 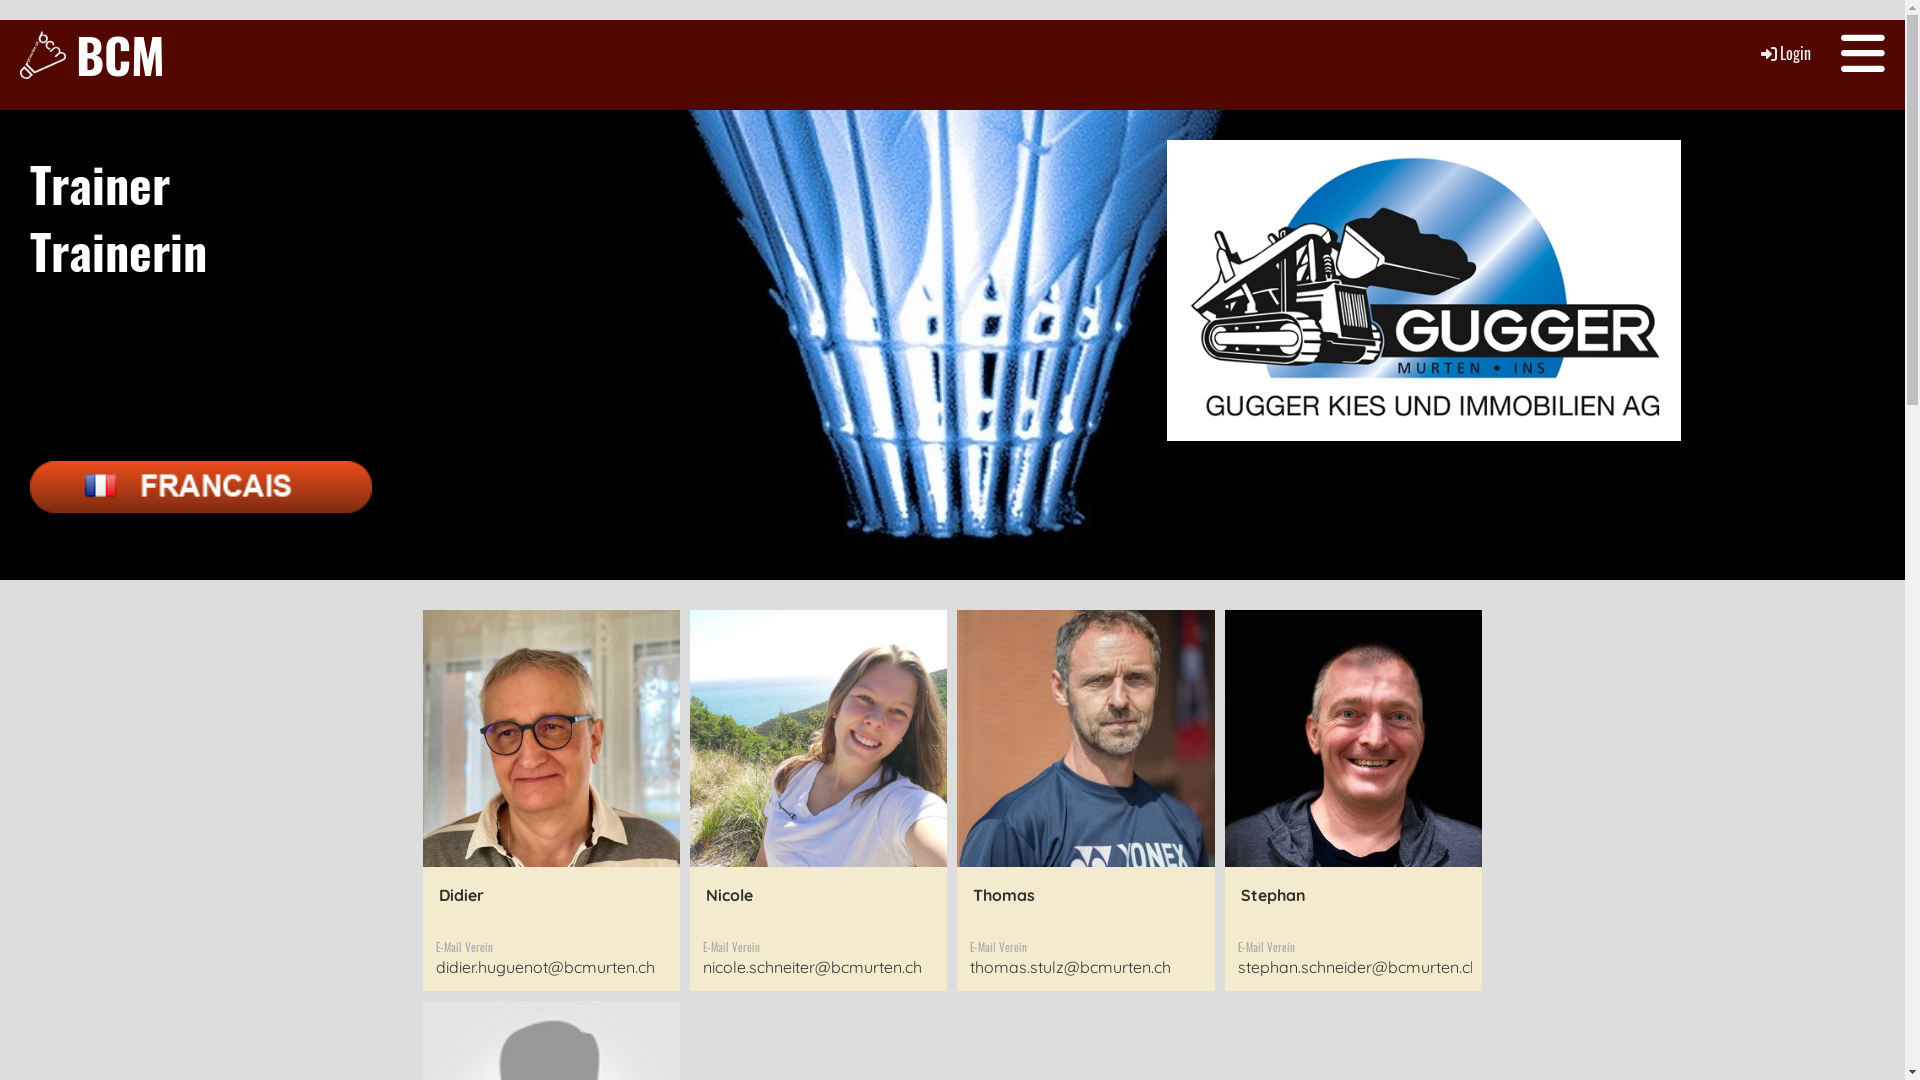 What do you see at coordinates (1358, 966) in the screenshot?
I see `'stephan.schneider@bcmurten.ch'` at bounding box center [1358, 966].